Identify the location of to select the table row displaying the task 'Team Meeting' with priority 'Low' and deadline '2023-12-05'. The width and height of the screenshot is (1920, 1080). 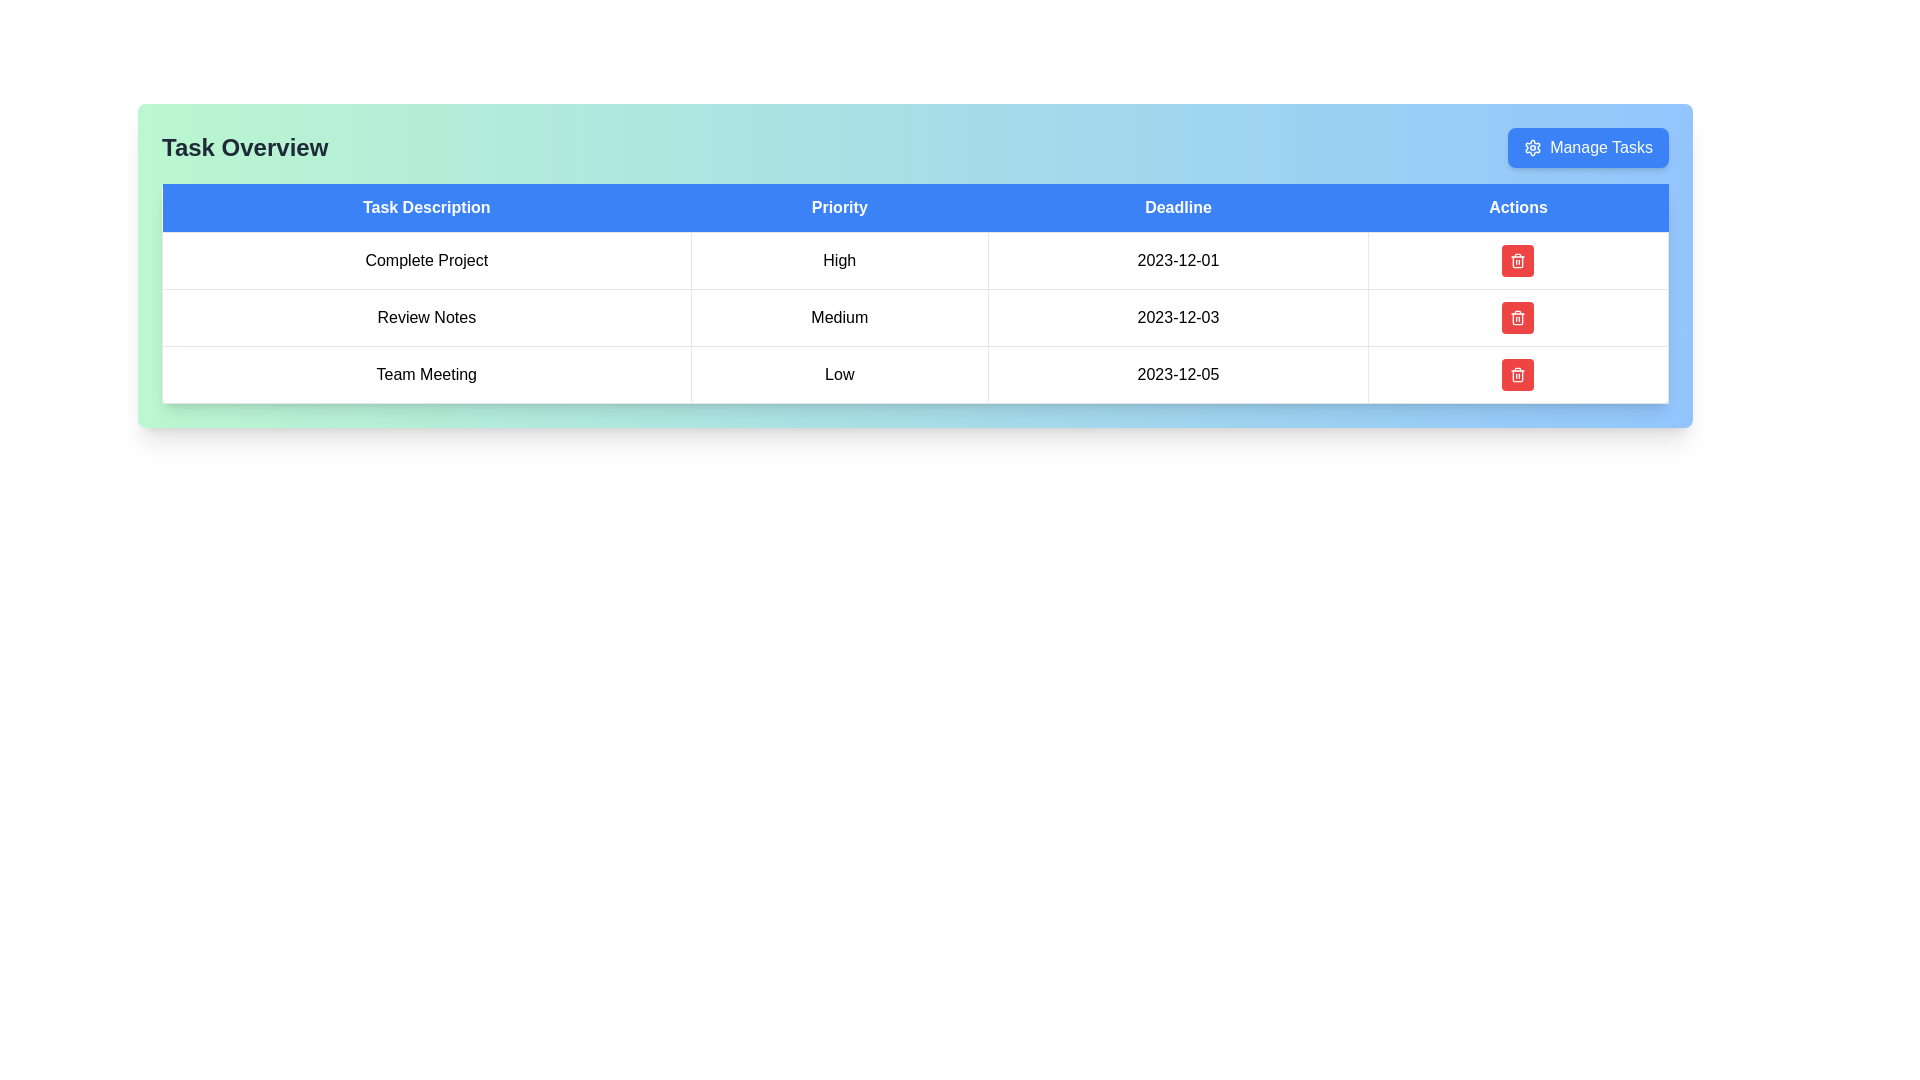
(914, 374).